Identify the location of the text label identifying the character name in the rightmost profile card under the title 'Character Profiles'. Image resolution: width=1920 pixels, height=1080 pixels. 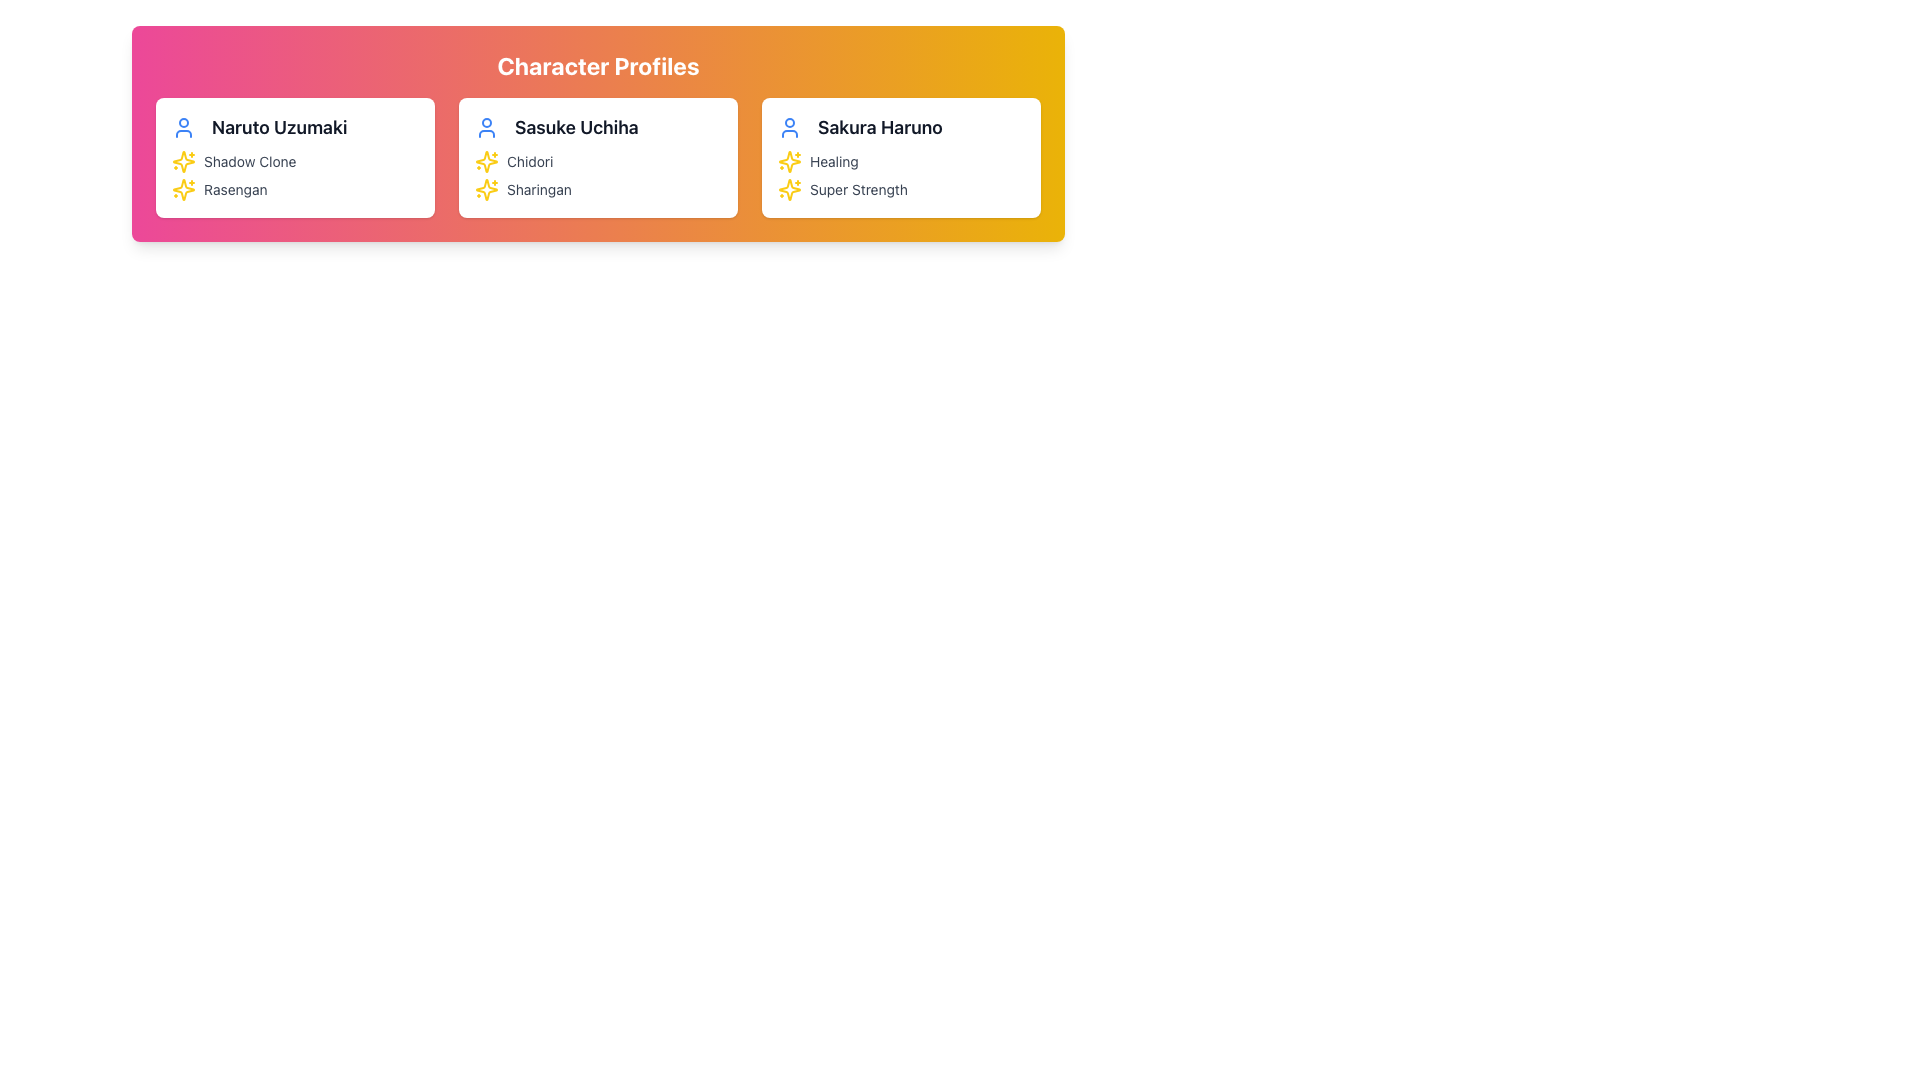
(880, 127).